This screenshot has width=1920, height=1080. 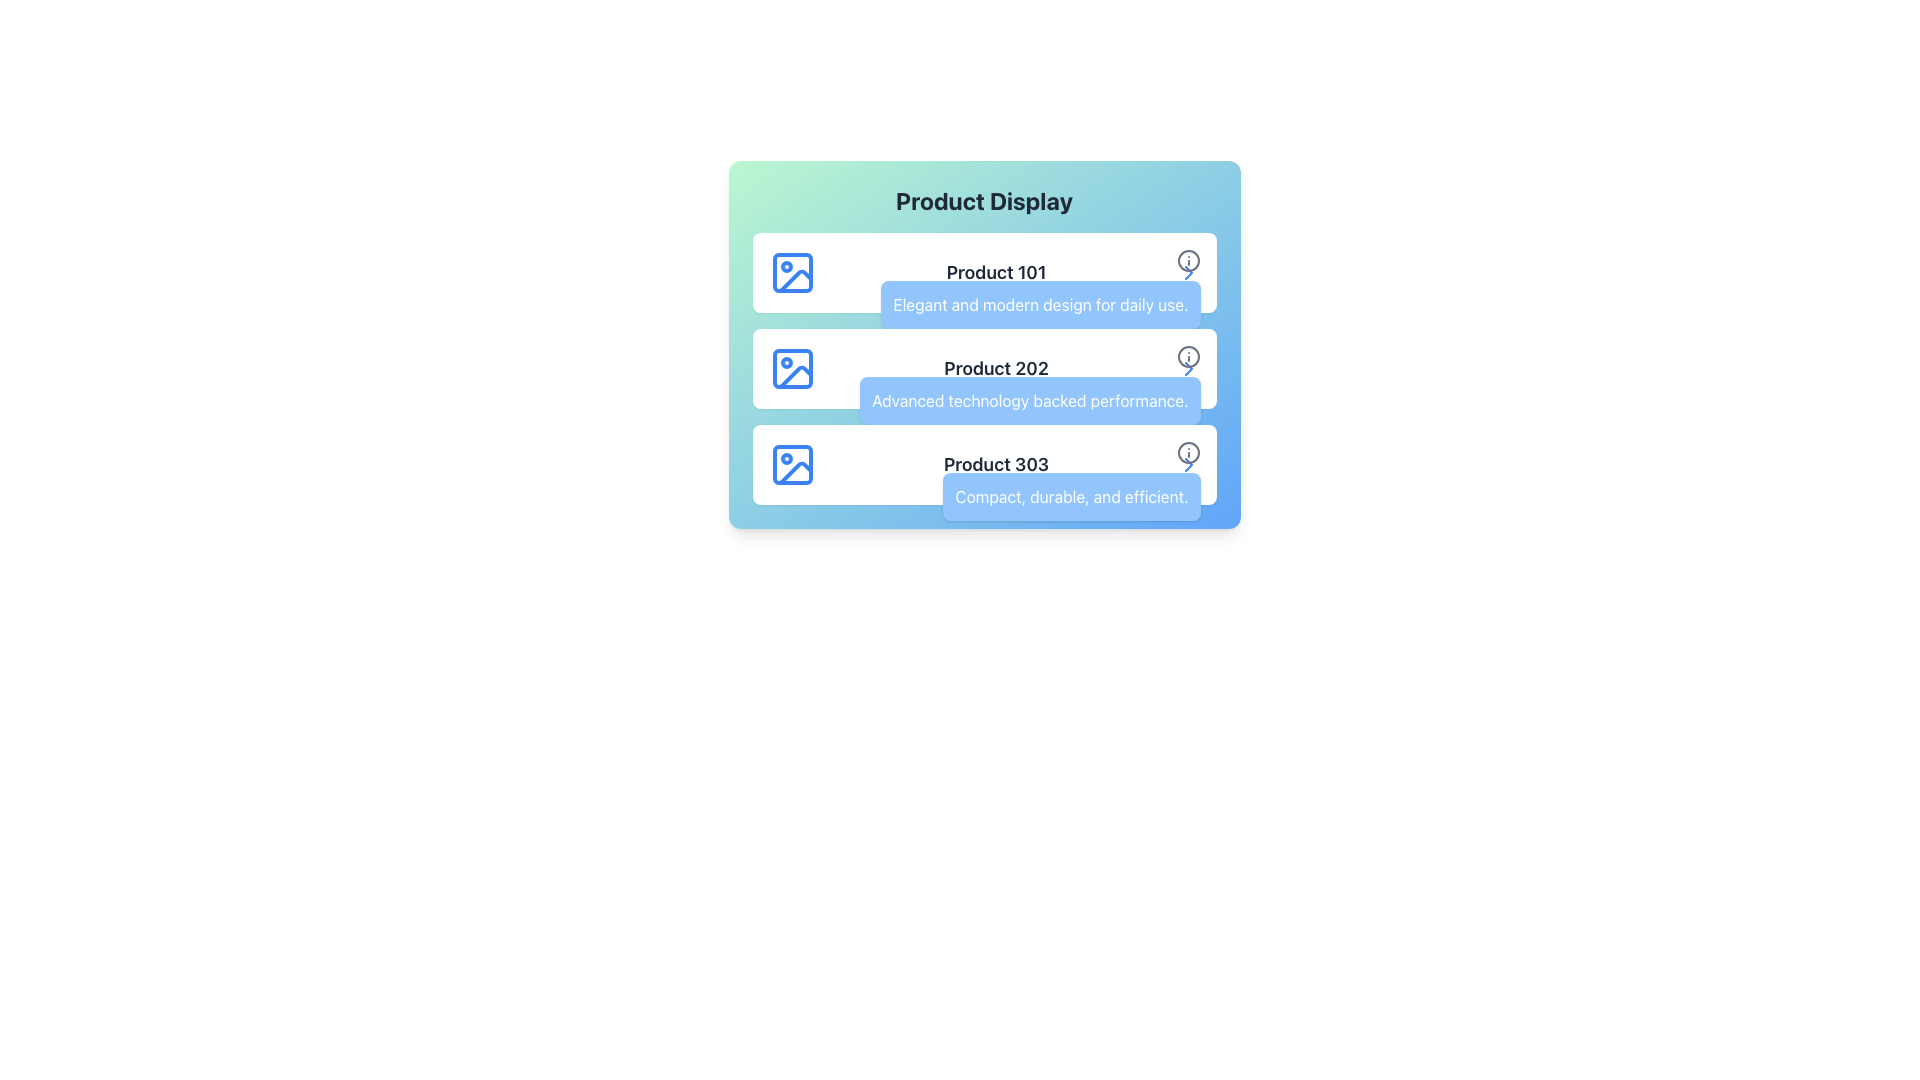 I want to click on the gray circular icon with an outlined 'i' in the center located at the top-right corner of the 'Product 303' box, so click(x=1188, y=452).